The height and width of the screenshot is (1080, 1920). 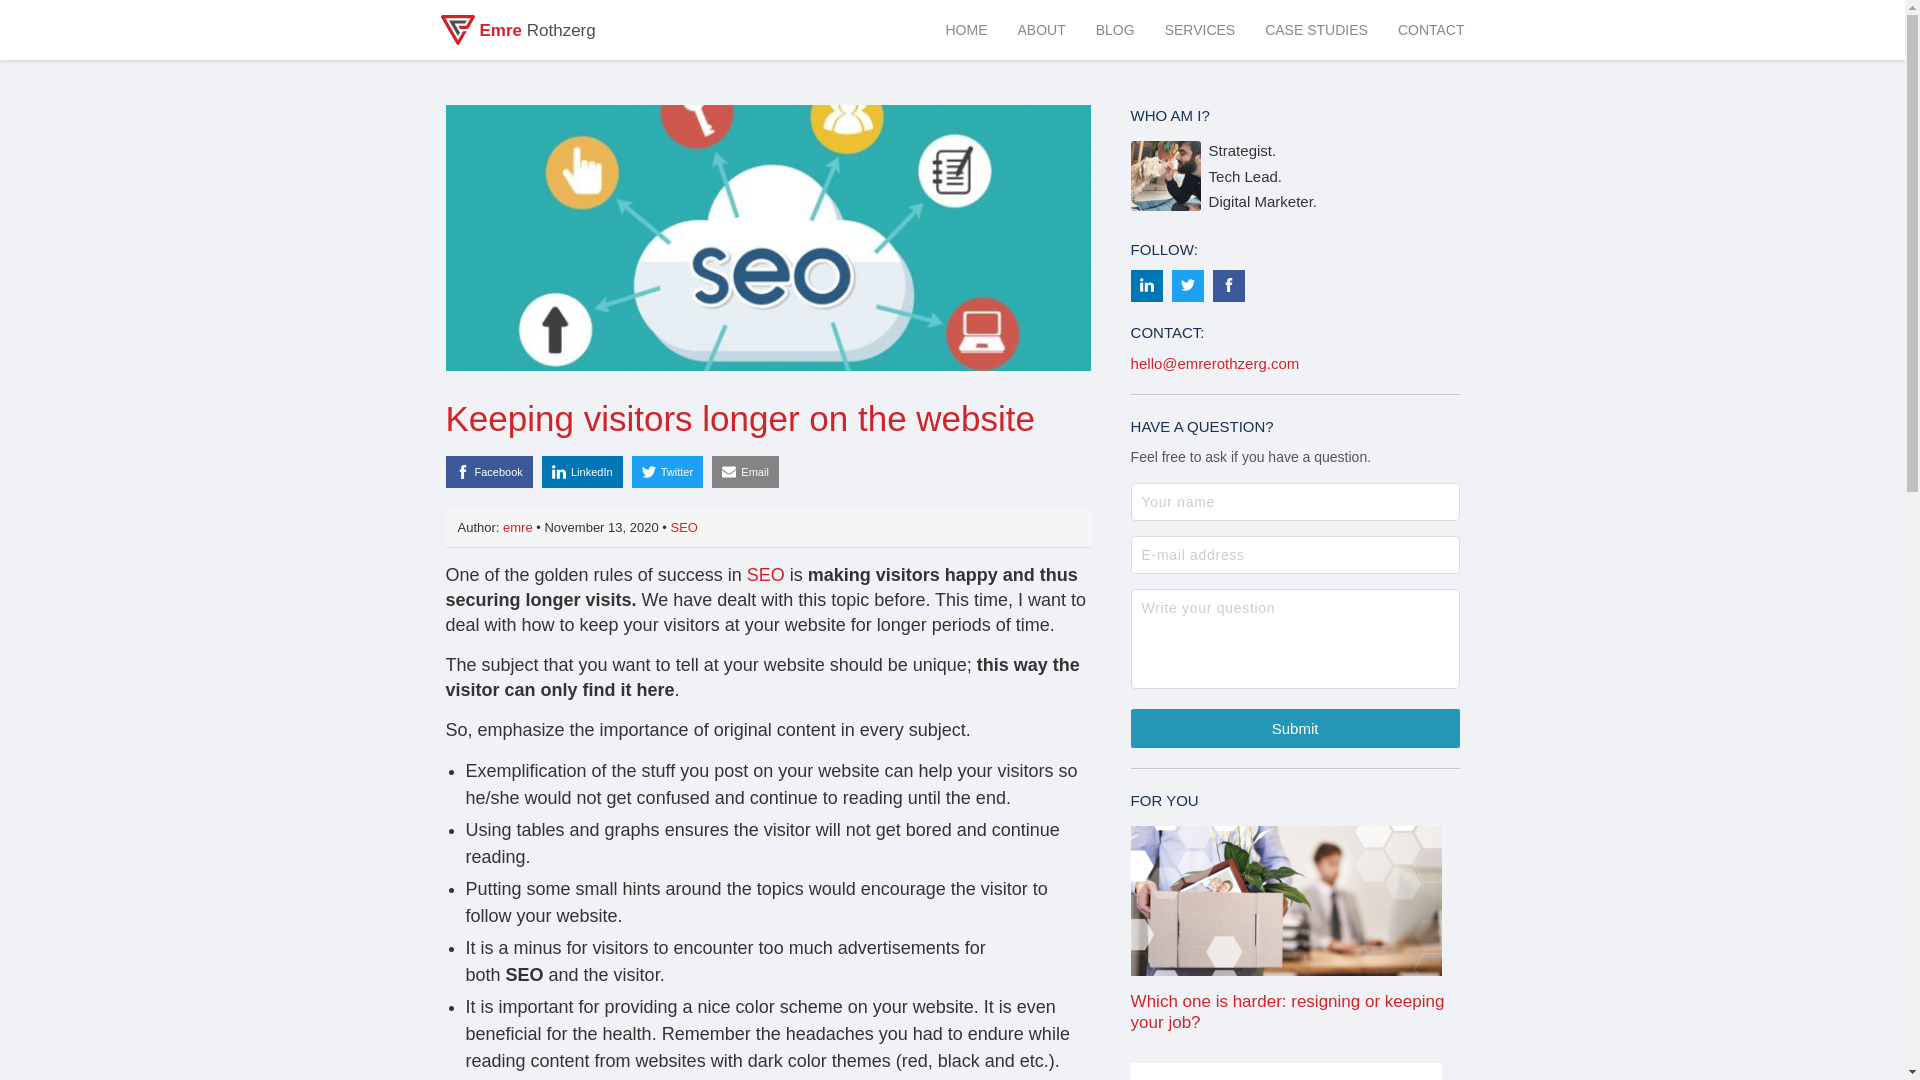 I want to click on 'Email', so click(x=744, y=471).